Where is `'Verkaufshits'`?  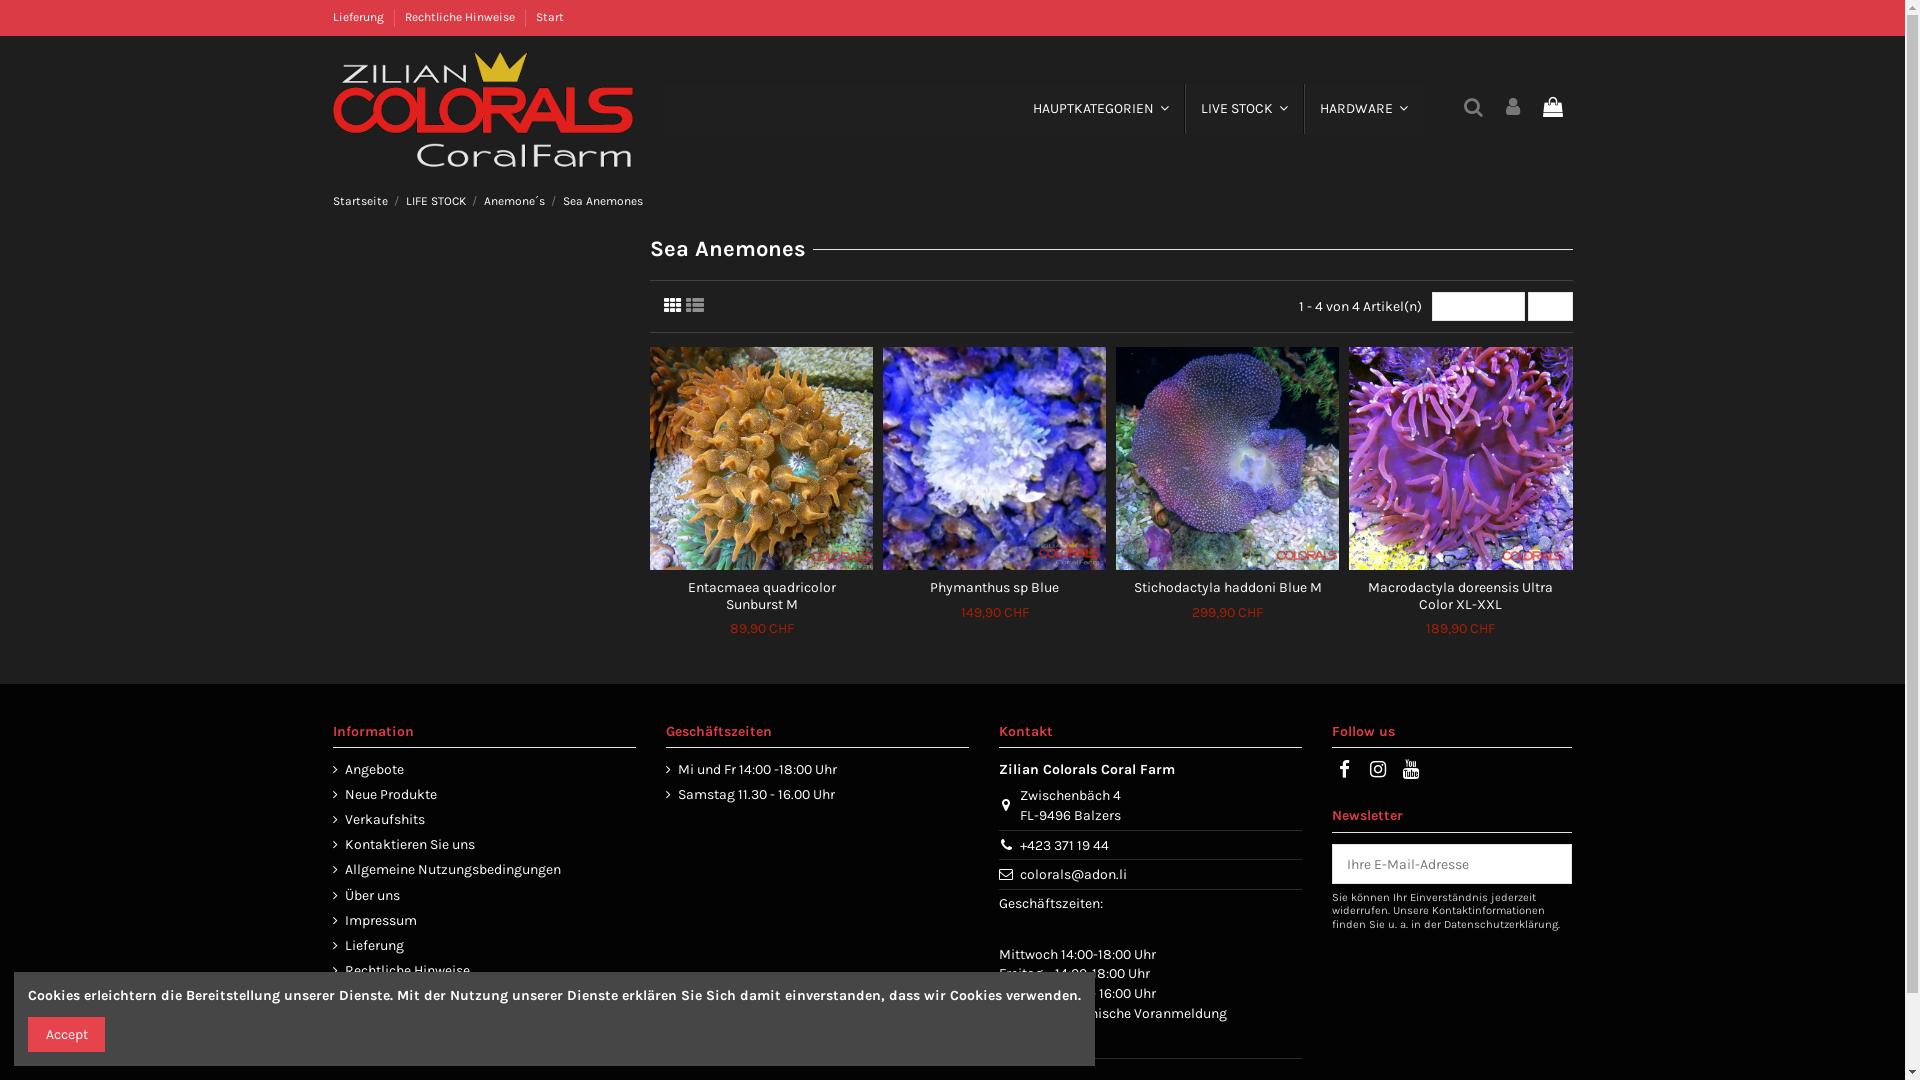
'Verkaufshits' is located at coordinates (378, 820).